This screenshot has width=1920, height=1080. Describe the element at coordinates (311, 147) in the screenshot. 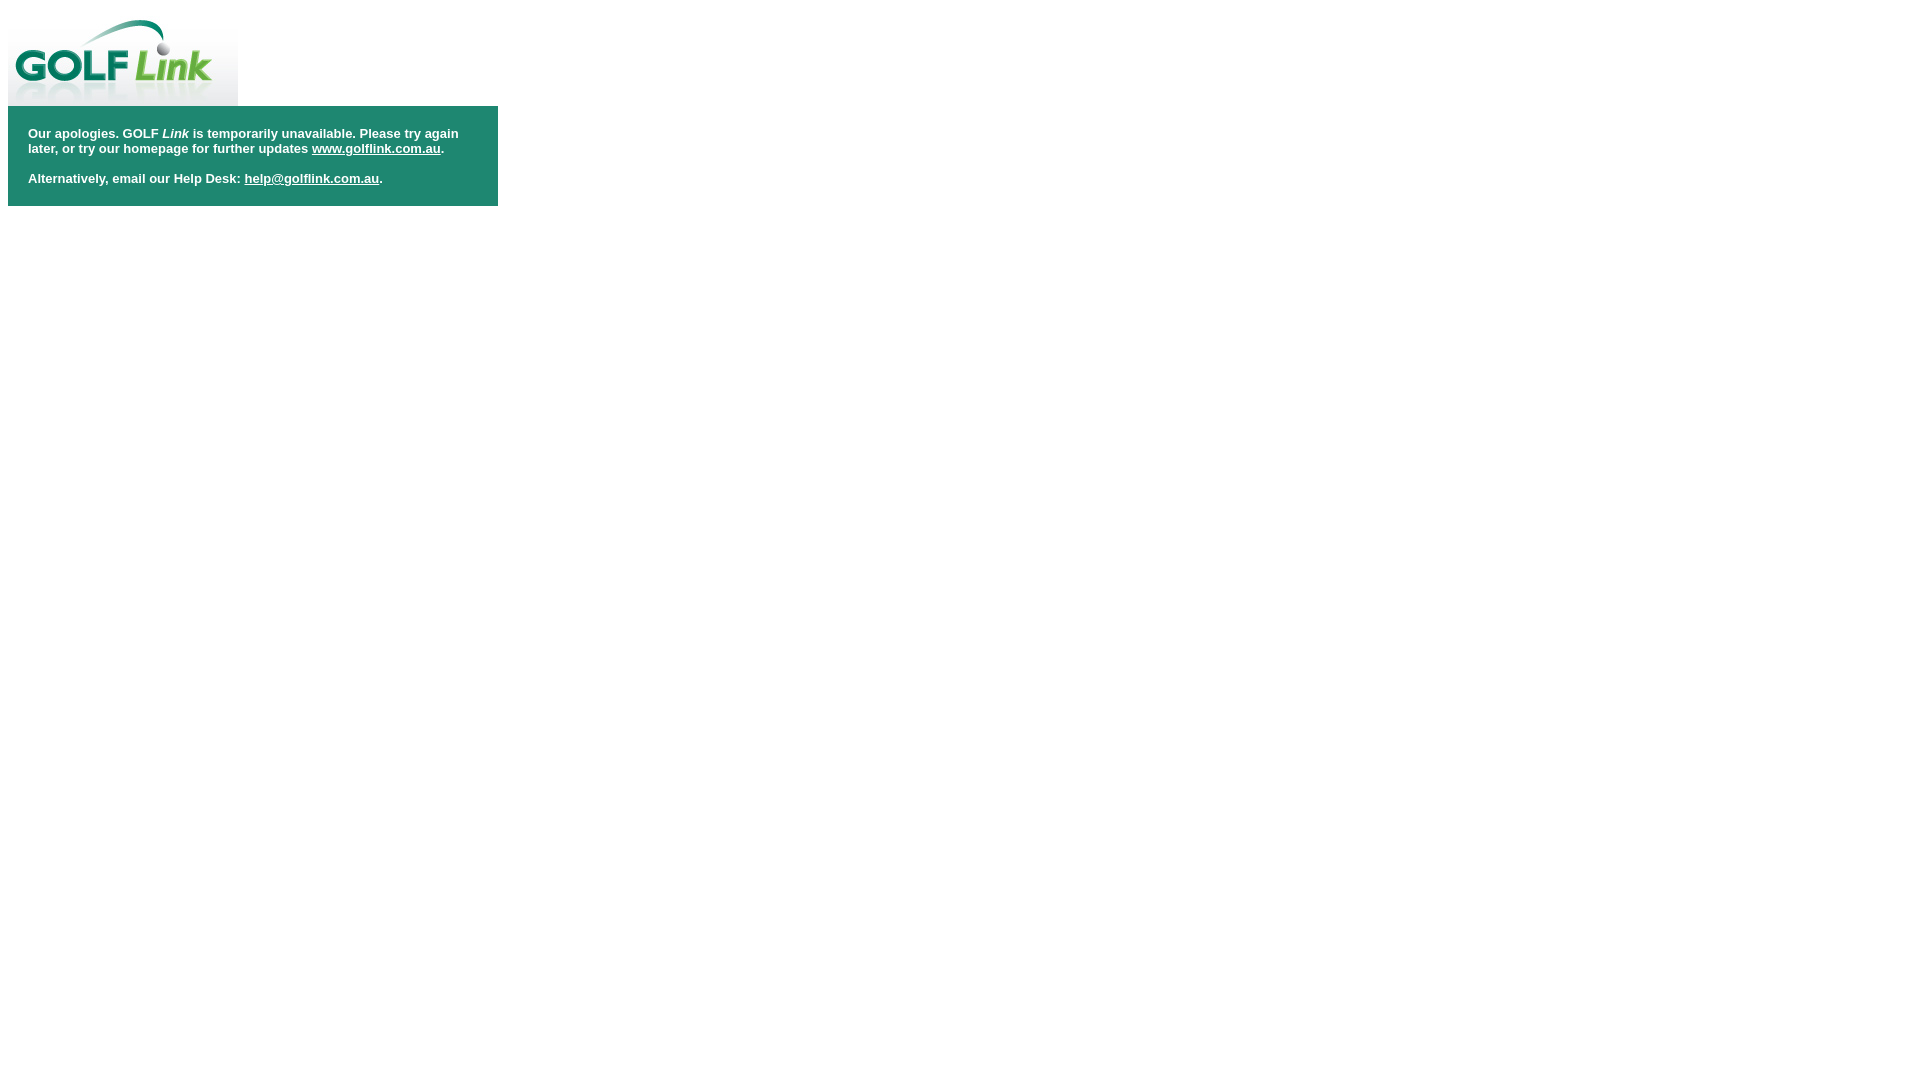

I see `'www.golflink.com.au'` at that location.